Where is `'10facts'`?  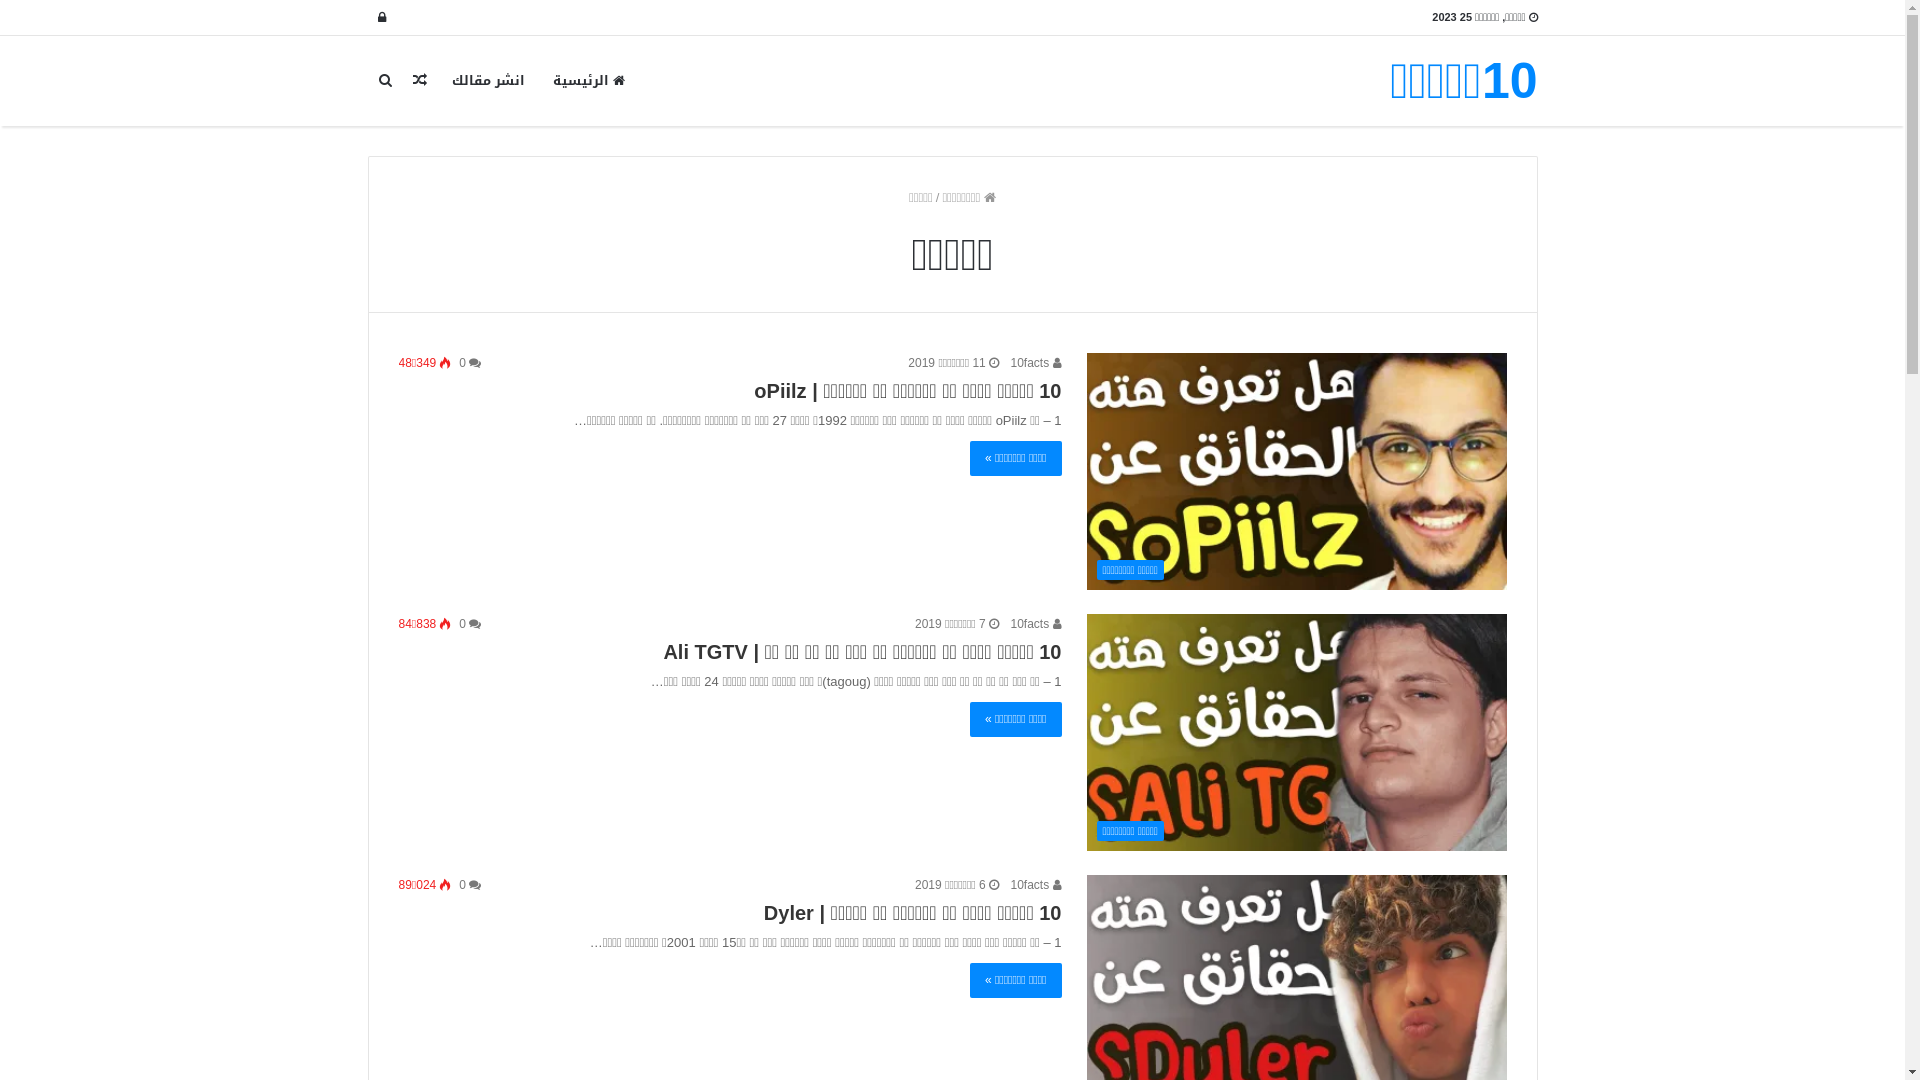
'10facts' is located at coordinates (1035, 883).